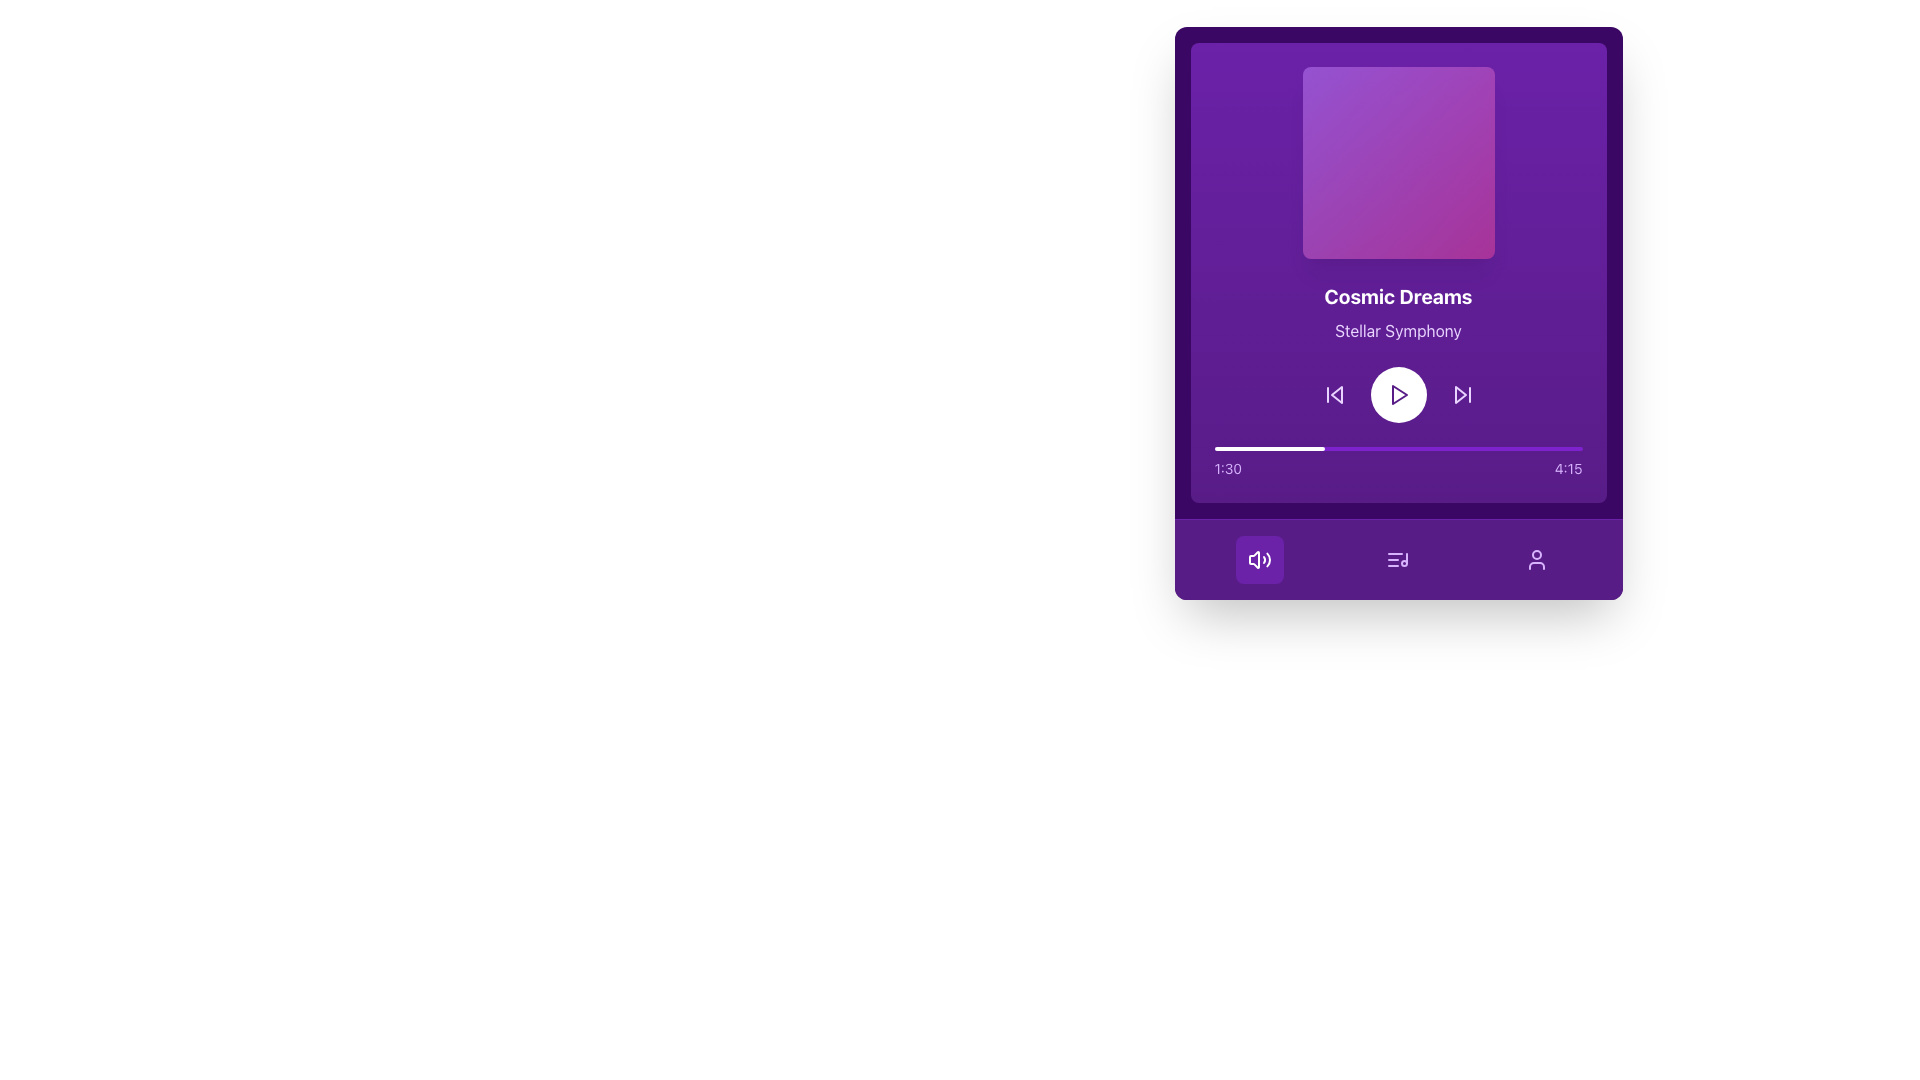 This screenshot has width=1920, height=1080. What do you see at coordinates (1226, 447) in the screenshot?
I see `playback time` at bounding box center [1226, 447].